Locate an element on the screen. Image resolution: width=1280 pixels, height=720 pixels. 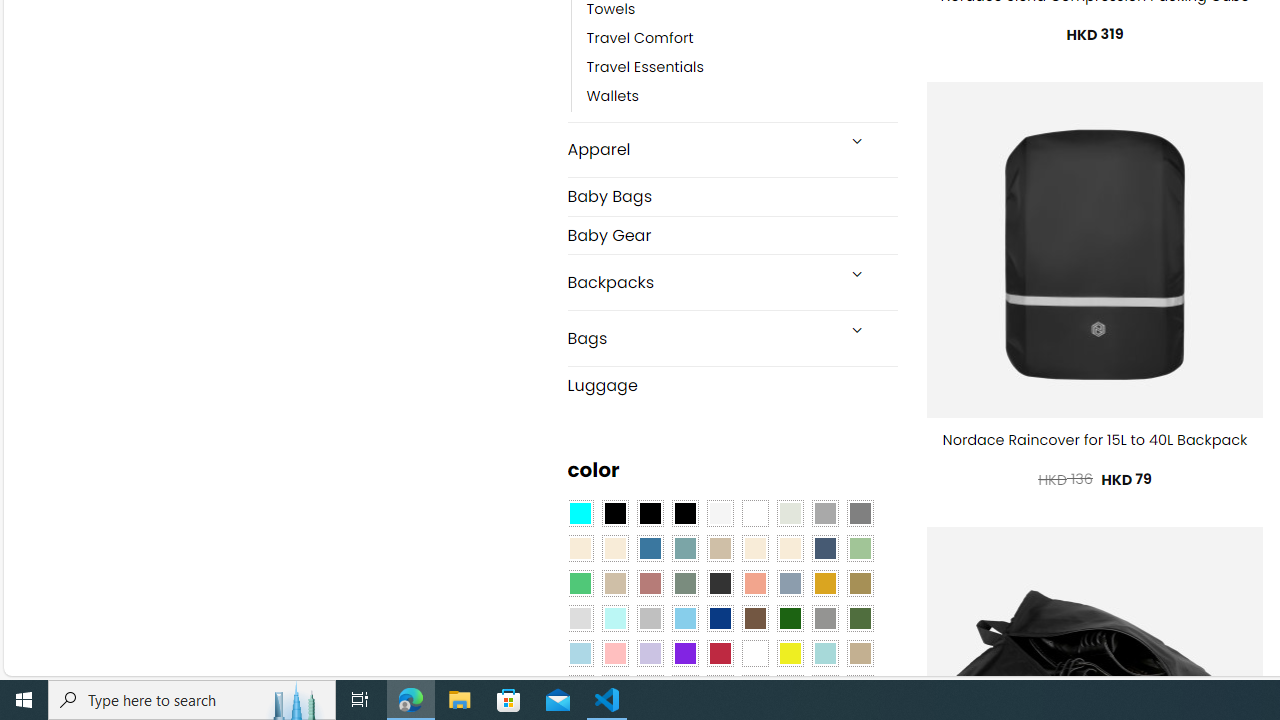
'Yellow' is located at coordinates (788, 653).